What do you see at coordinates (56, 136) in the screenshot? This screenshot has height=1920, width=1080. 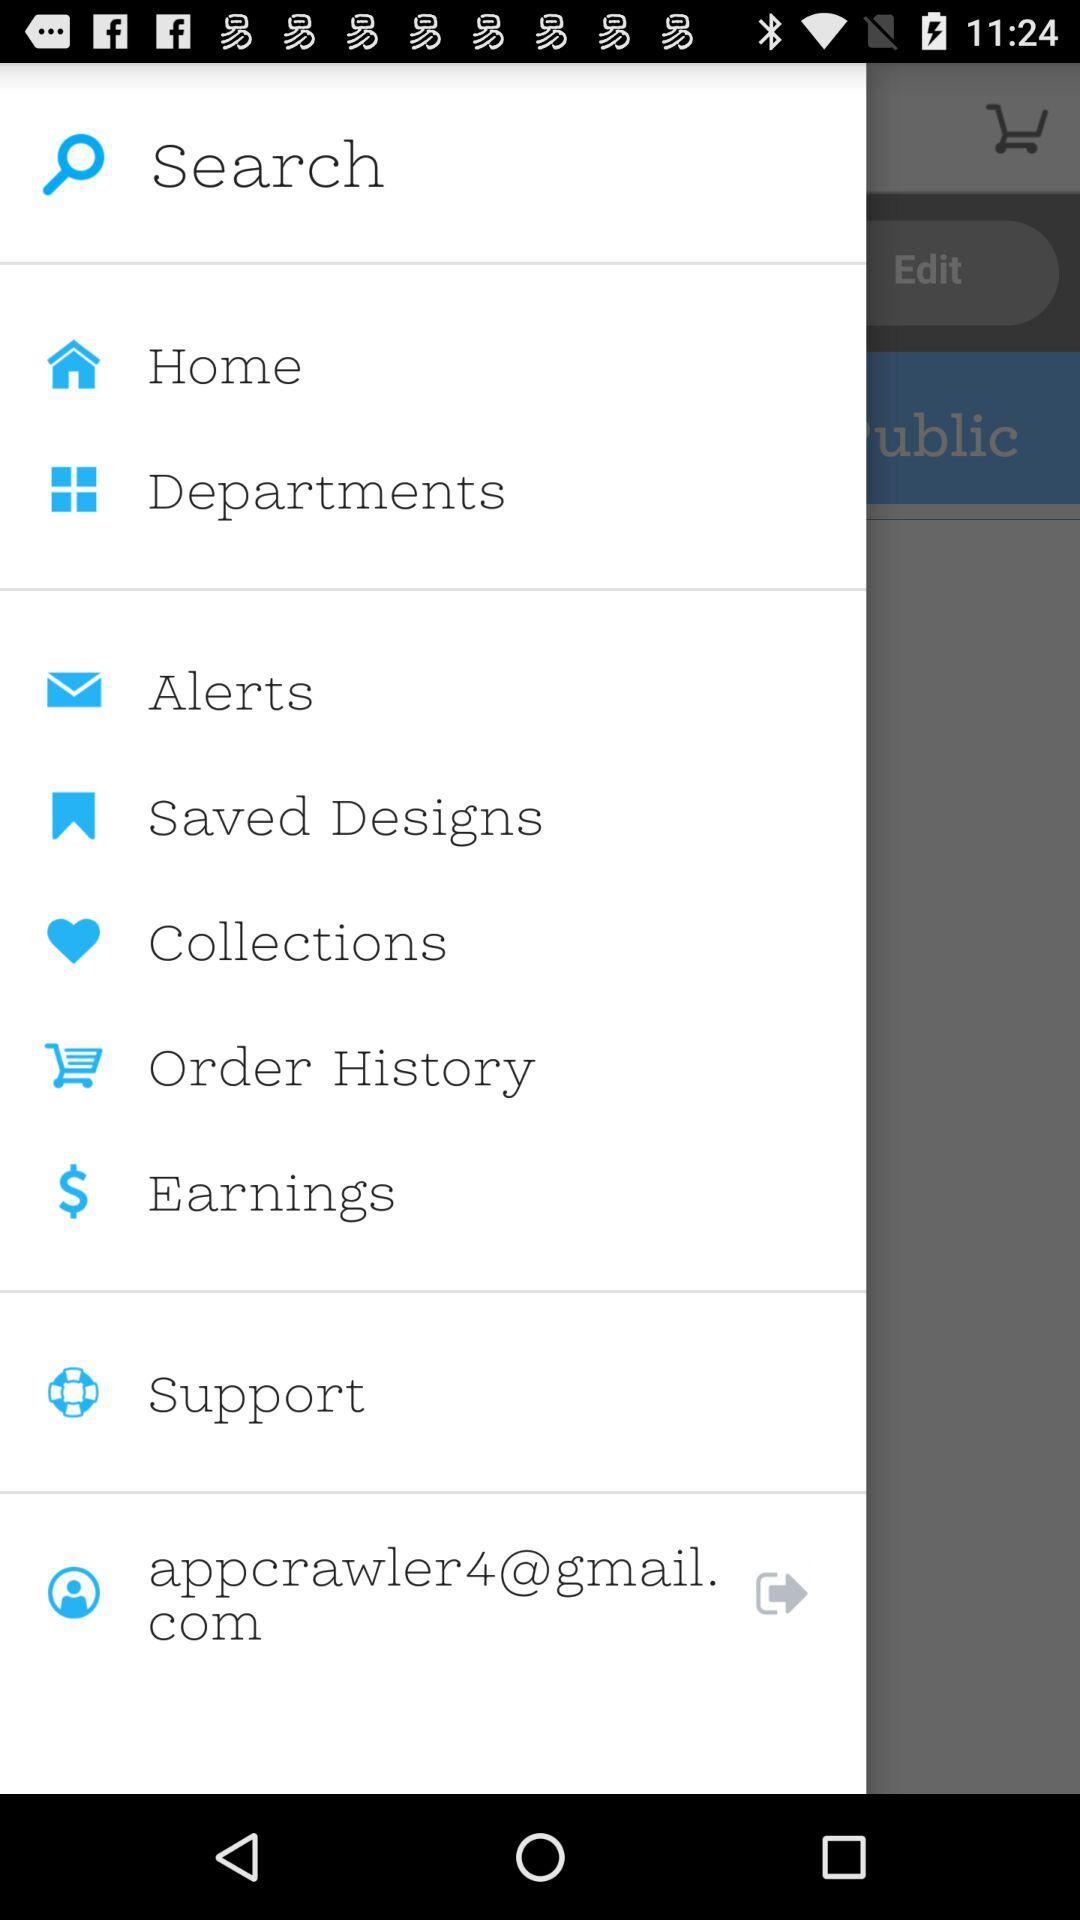 I see `the search icon` at bounding box center [56, 136].